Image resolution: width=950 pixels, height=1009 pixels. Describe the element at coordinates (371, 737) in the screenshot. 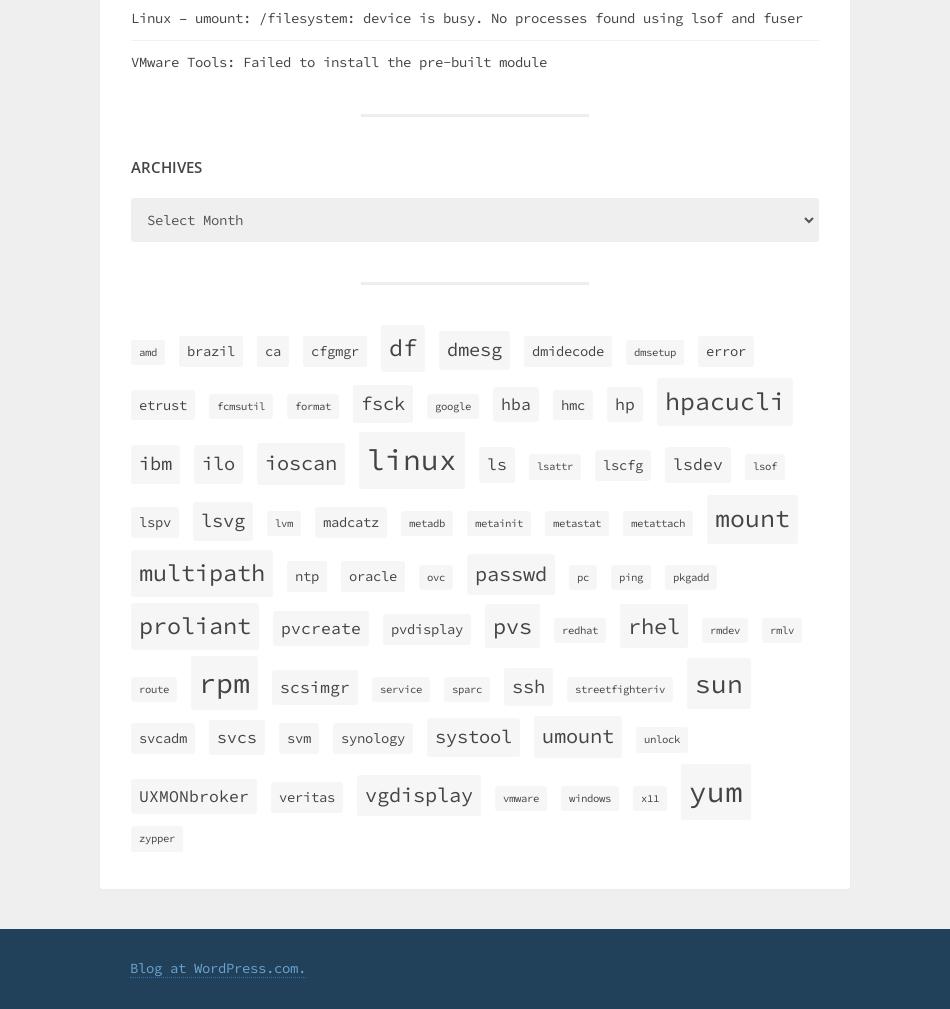

I see `'synology'` at that location.